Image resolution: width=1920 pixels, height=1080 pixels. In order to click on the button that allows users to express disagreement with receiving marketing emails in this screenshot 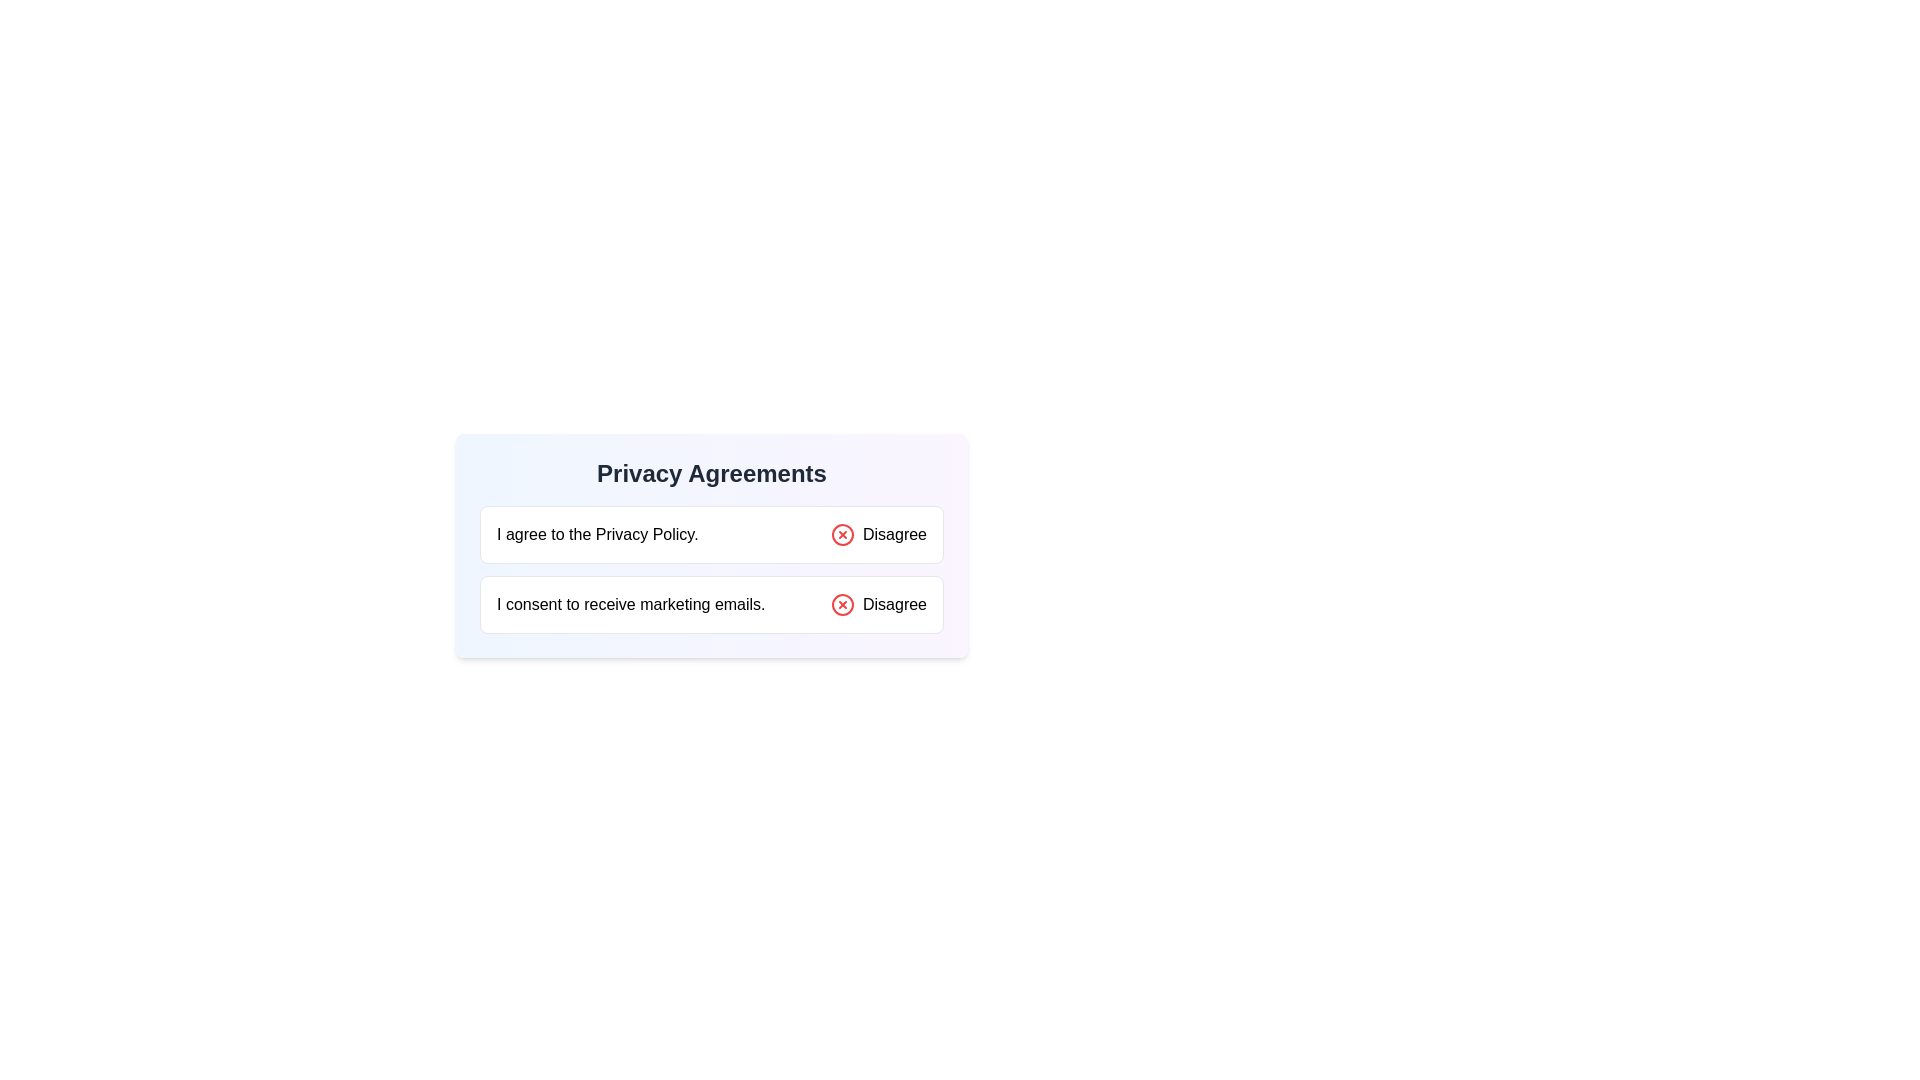, I will do `click(878, 604)`.